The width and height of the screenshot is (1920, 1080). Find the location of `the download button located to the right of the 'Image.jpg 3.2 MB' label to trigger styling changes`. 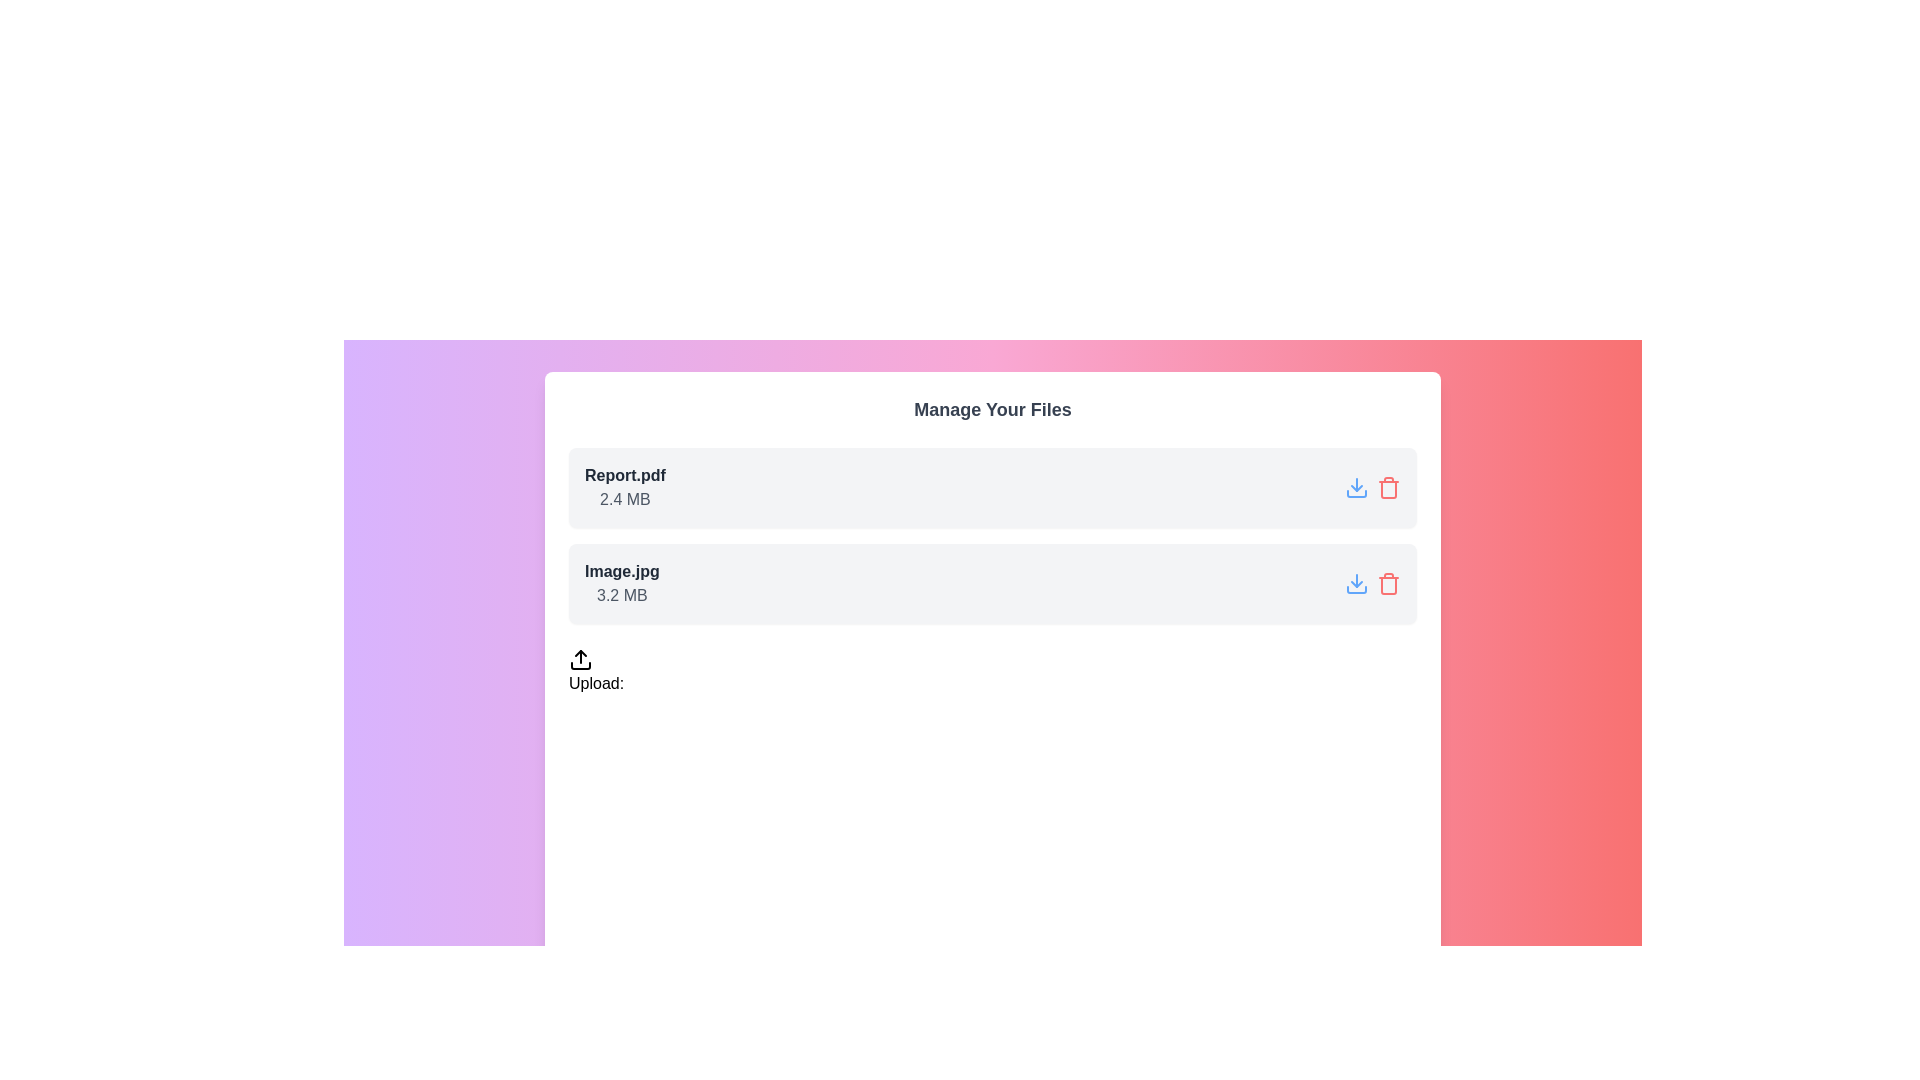

the download button located to the right of the 'Image.jpg 3.2 MB' label to trigger styling changes is located at coordinates (1357, 583).